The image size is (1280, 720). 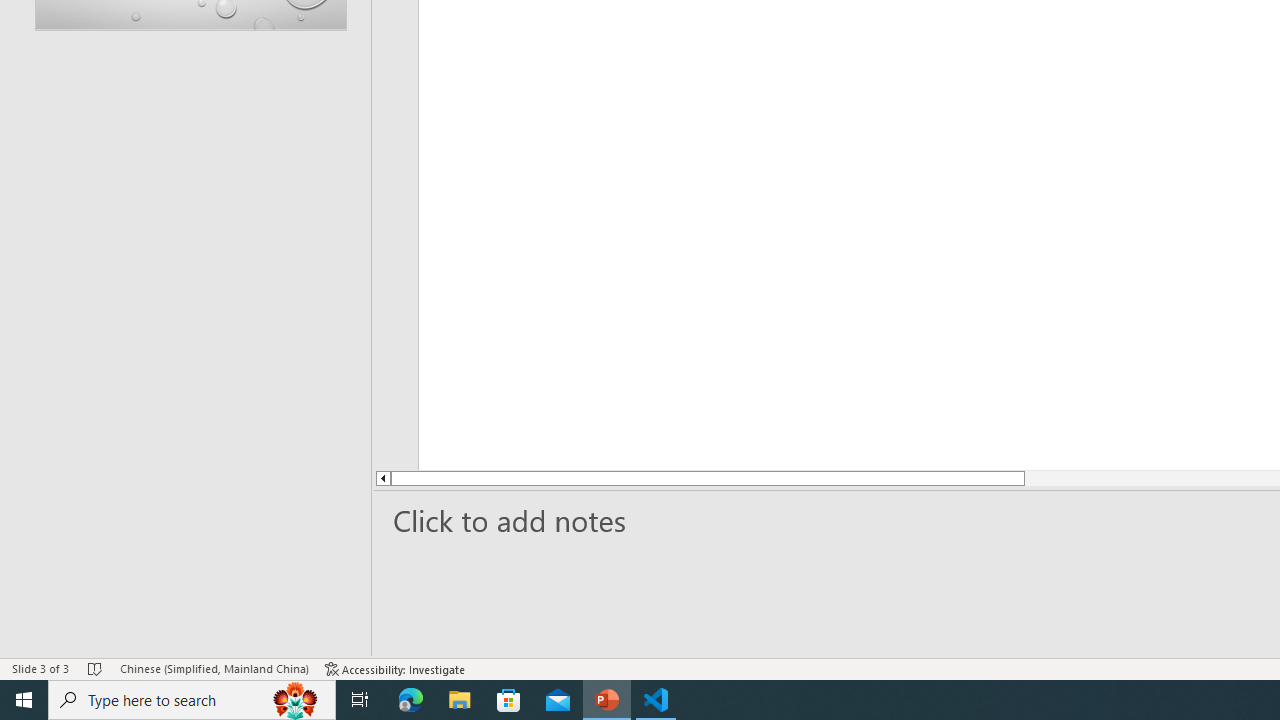 I want to click on 'Accessibility Checker Accessibility: Investigate', so click(x=395, y=669).